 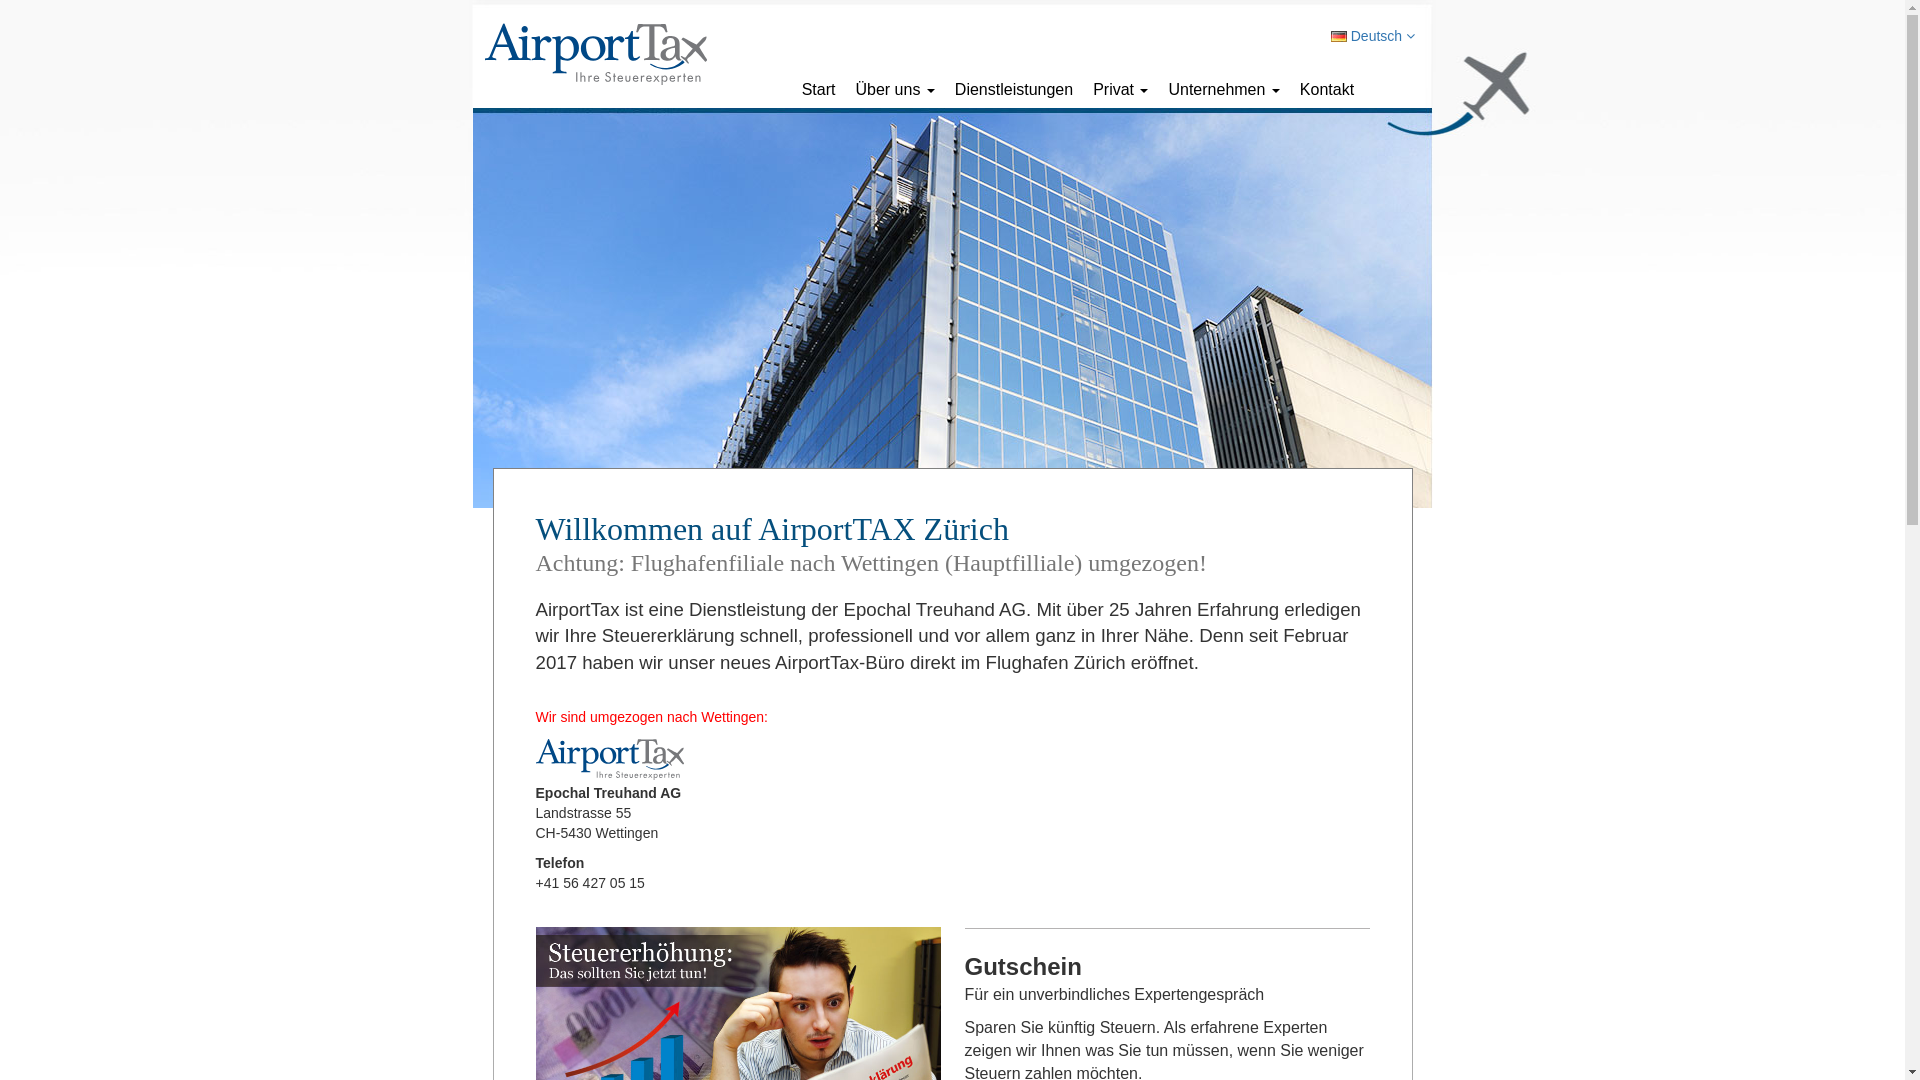 I want to click on 'Unternehmen', so click(x=1222, y=88).